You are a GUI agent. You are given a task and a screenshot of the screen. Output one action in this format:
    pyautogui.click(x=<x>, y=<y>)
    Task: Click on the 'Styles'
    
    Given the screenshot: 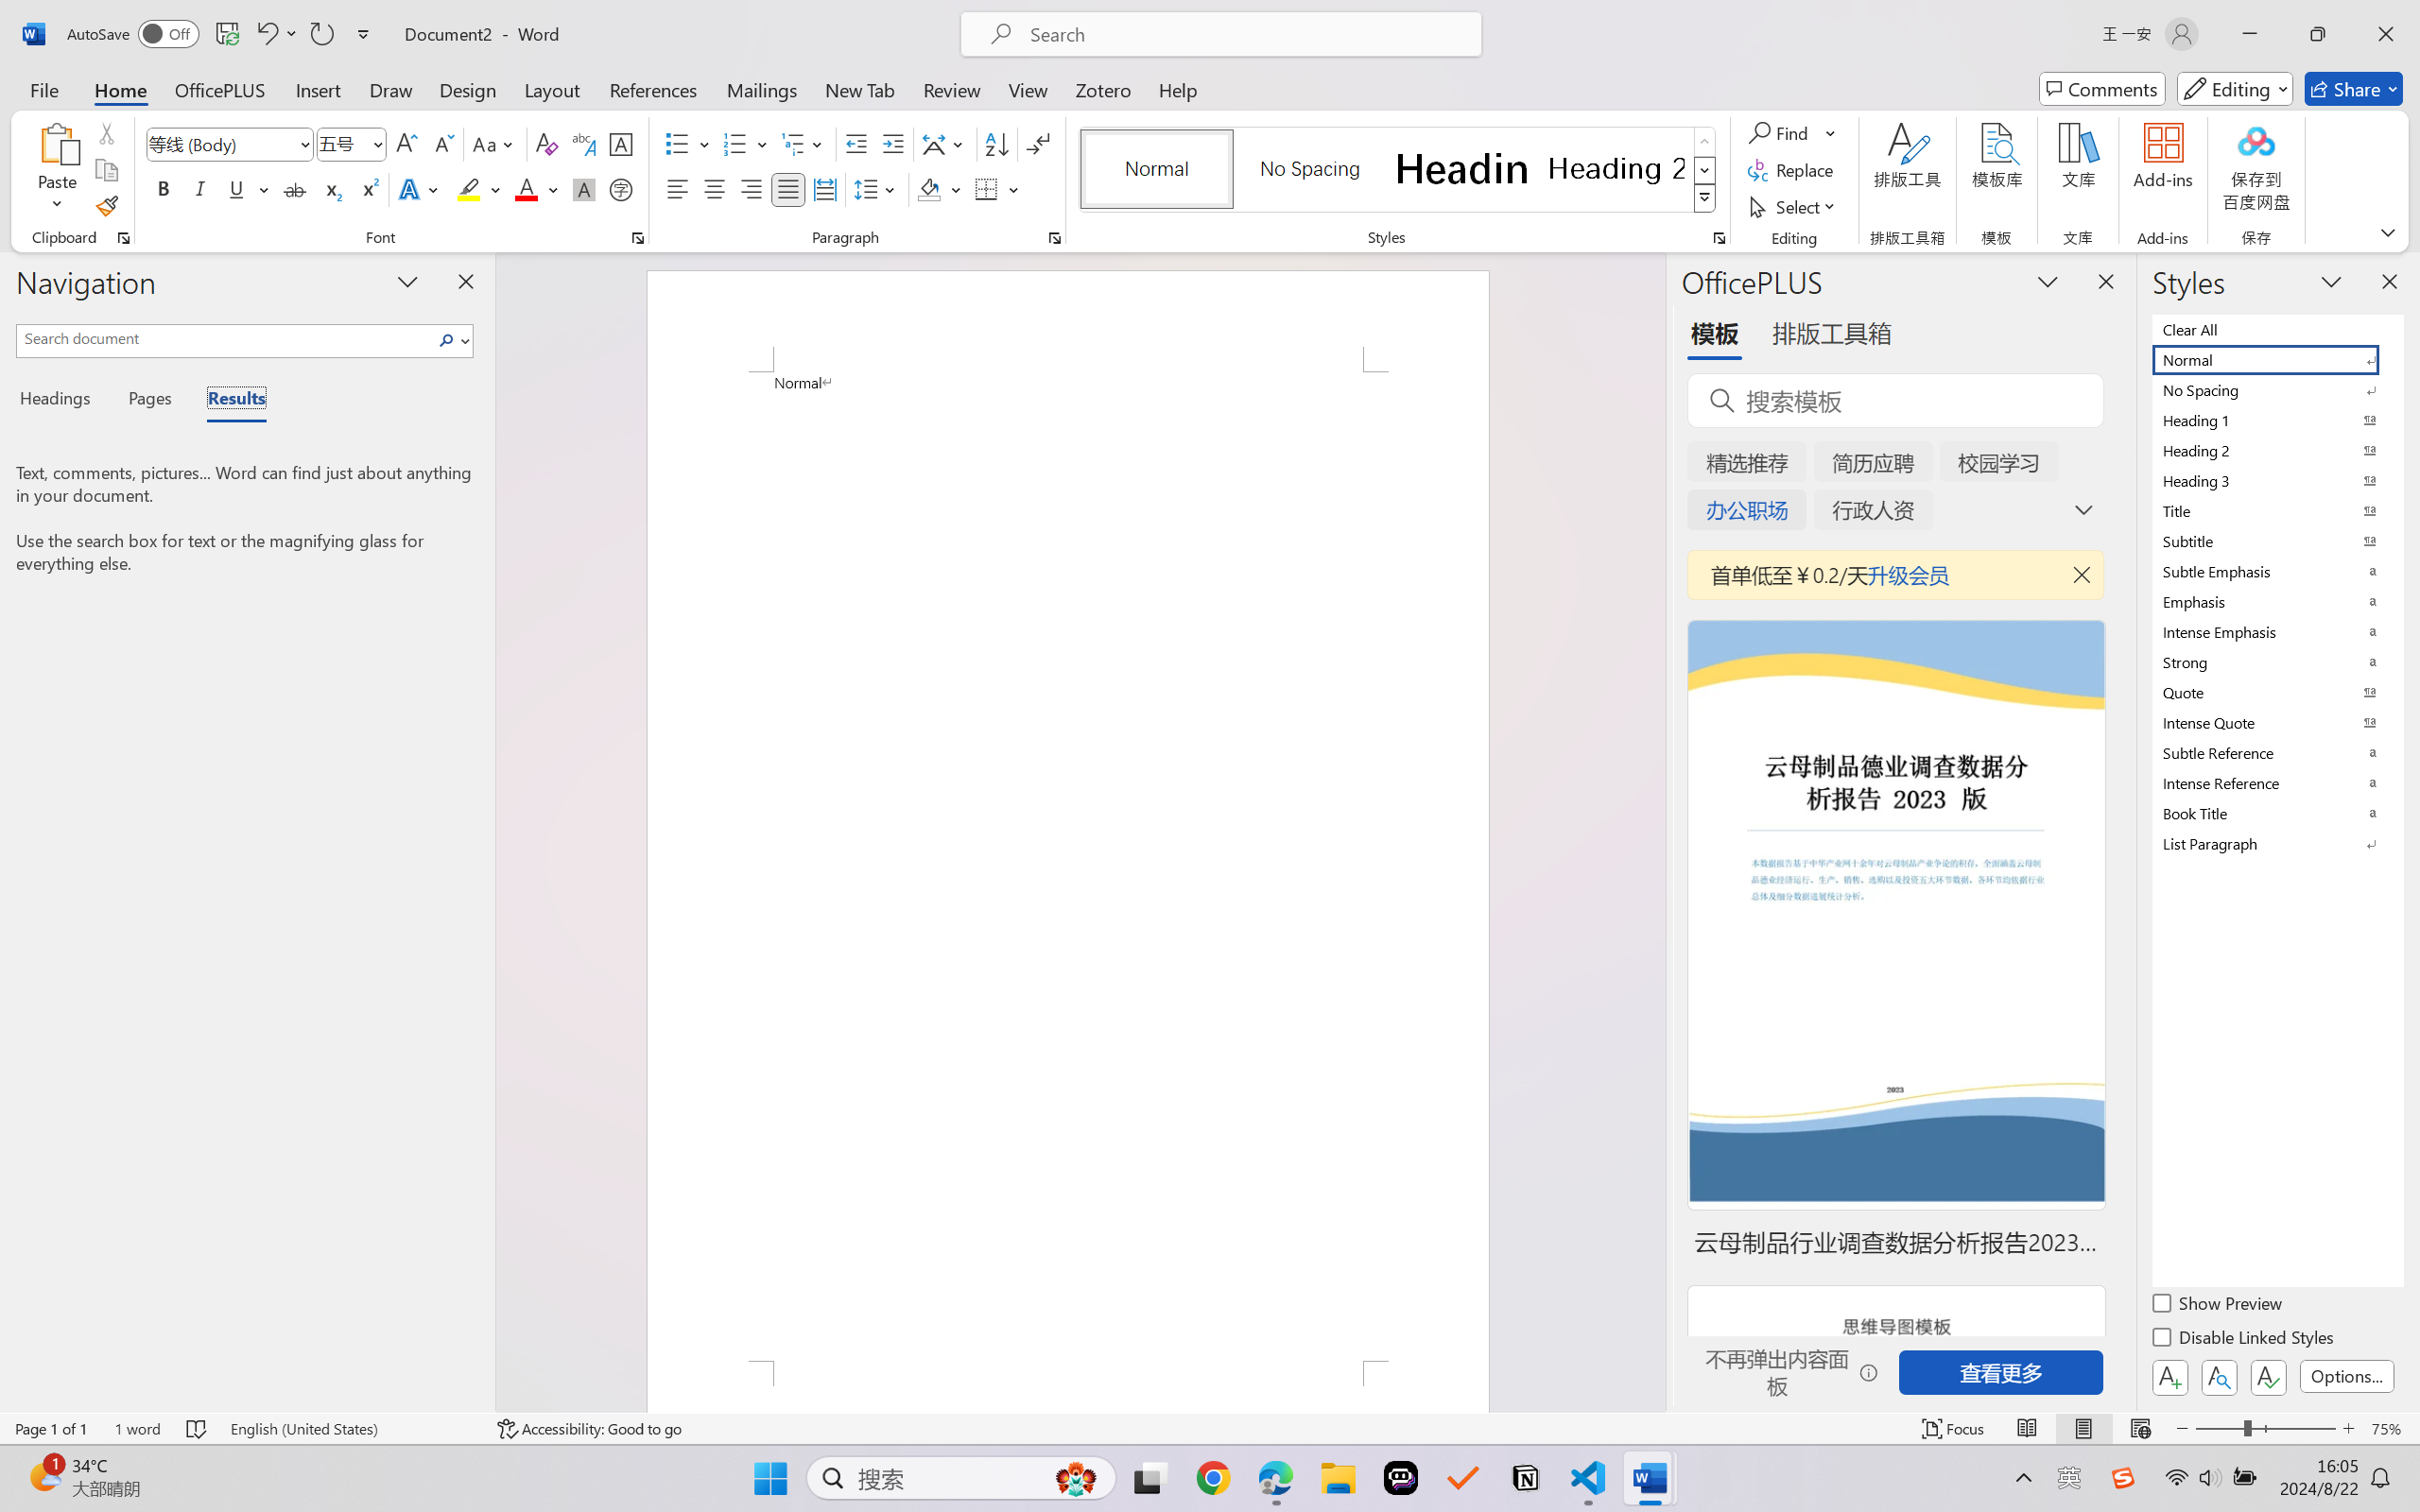 What is the action you would take?
    pyautogui.click(x=1703, y=198)
    